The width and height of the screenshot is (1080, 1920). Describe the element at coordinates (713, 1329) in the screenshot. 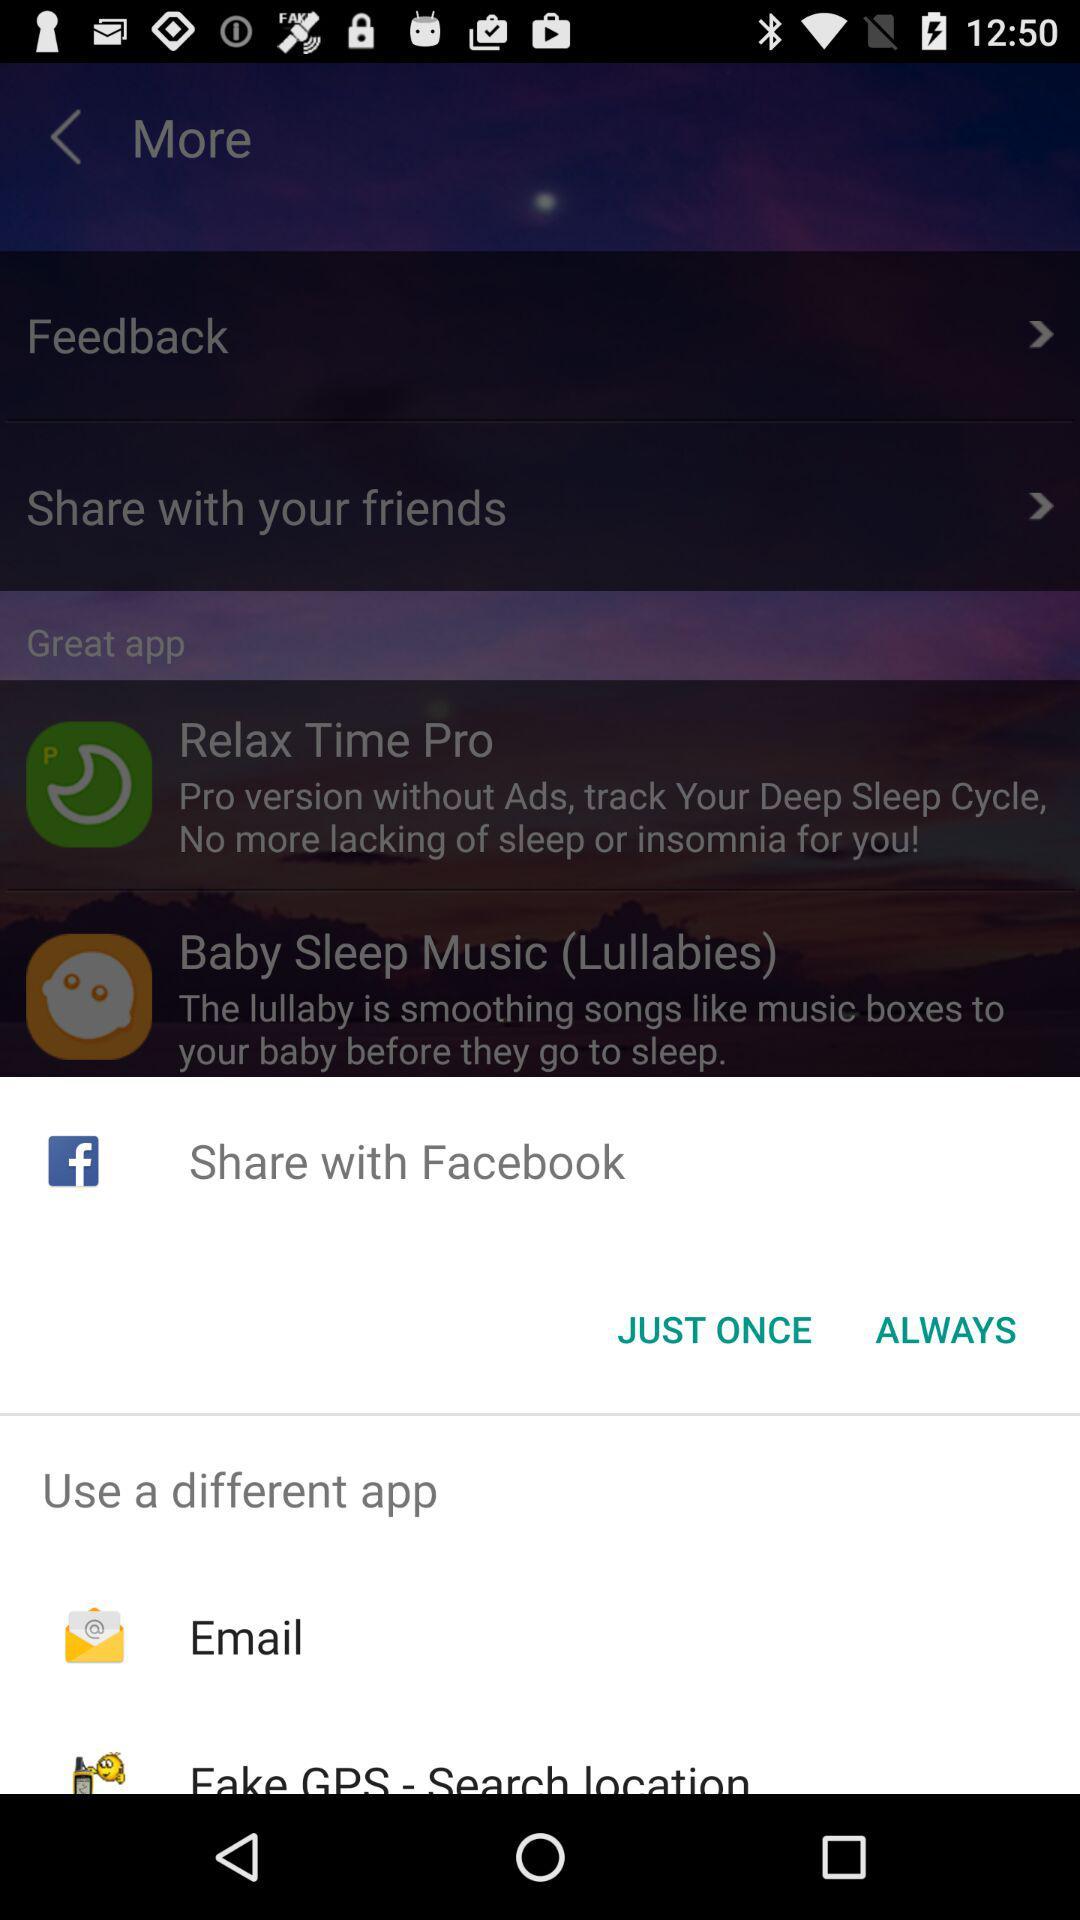

I see `the icon to the left of the always item` at that location.